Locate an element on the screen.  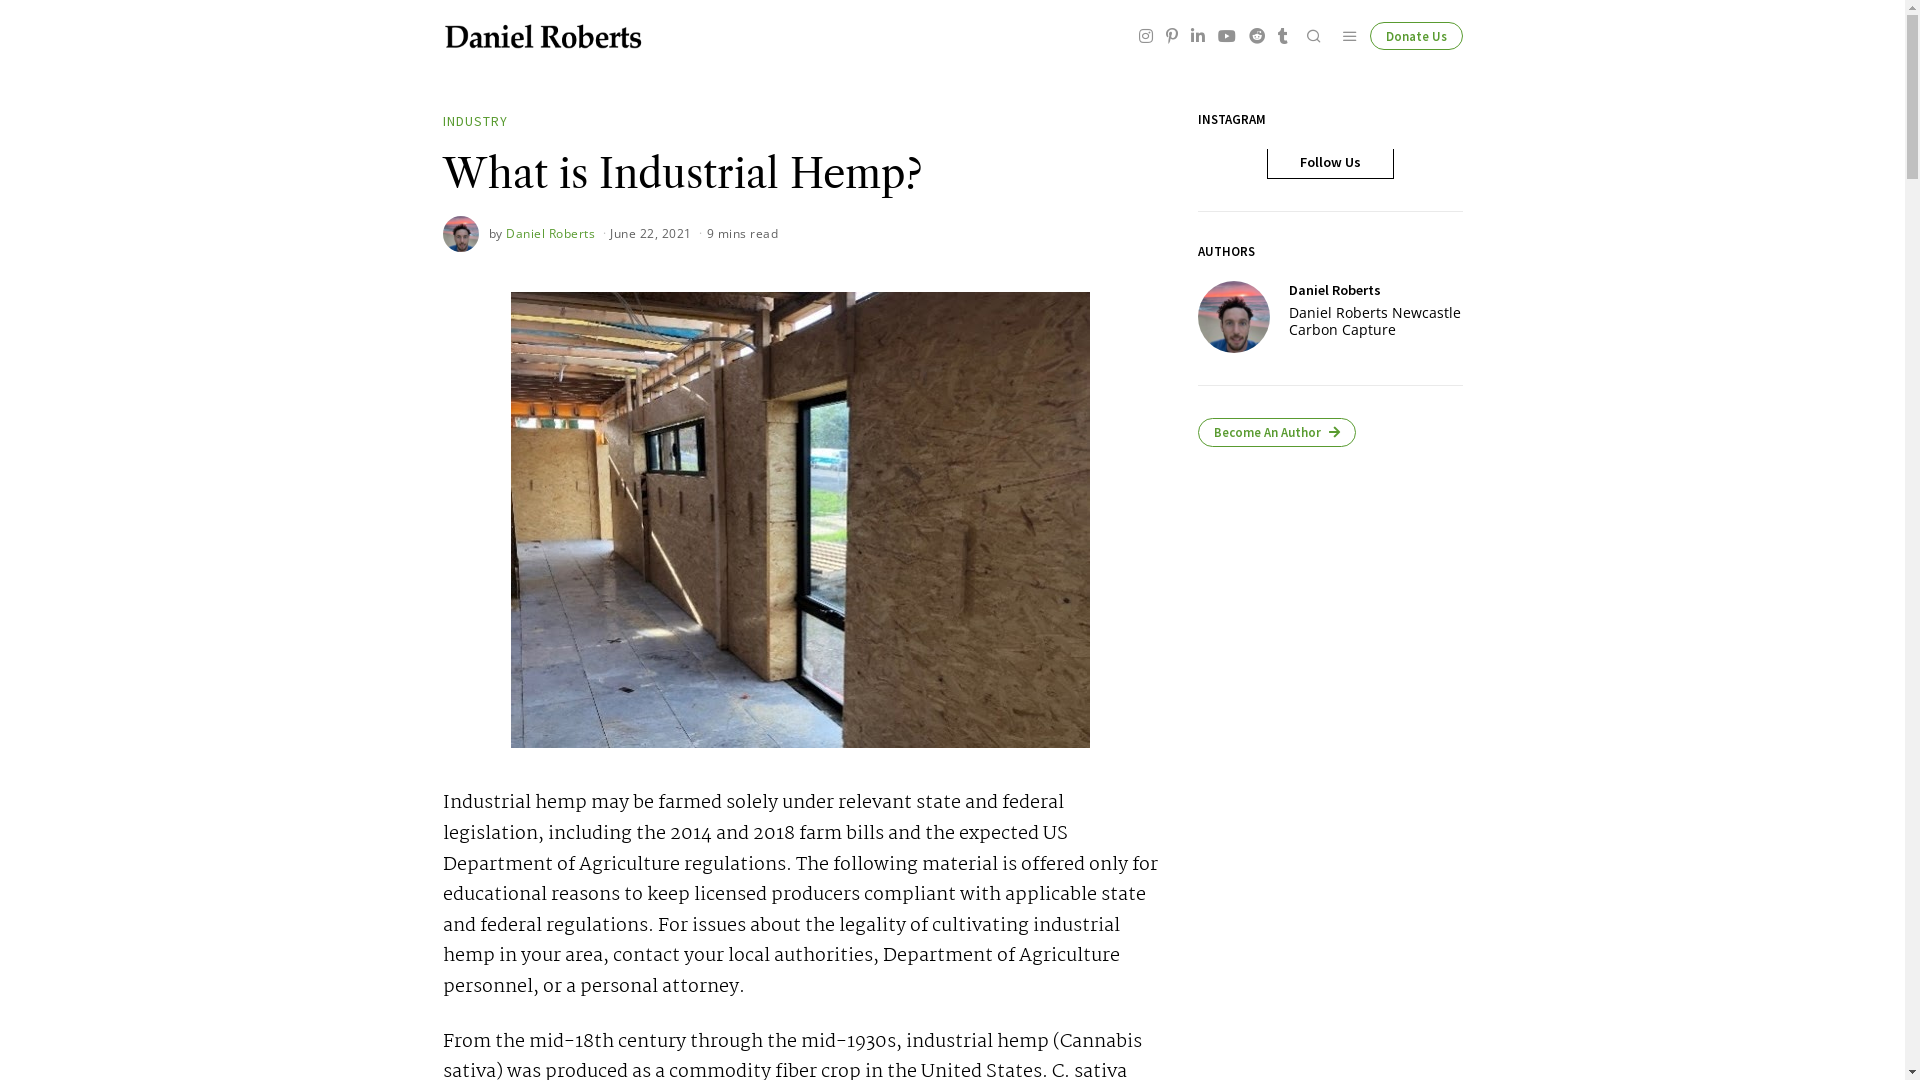
'Pinterest' is located at coordinates (1171, 35).